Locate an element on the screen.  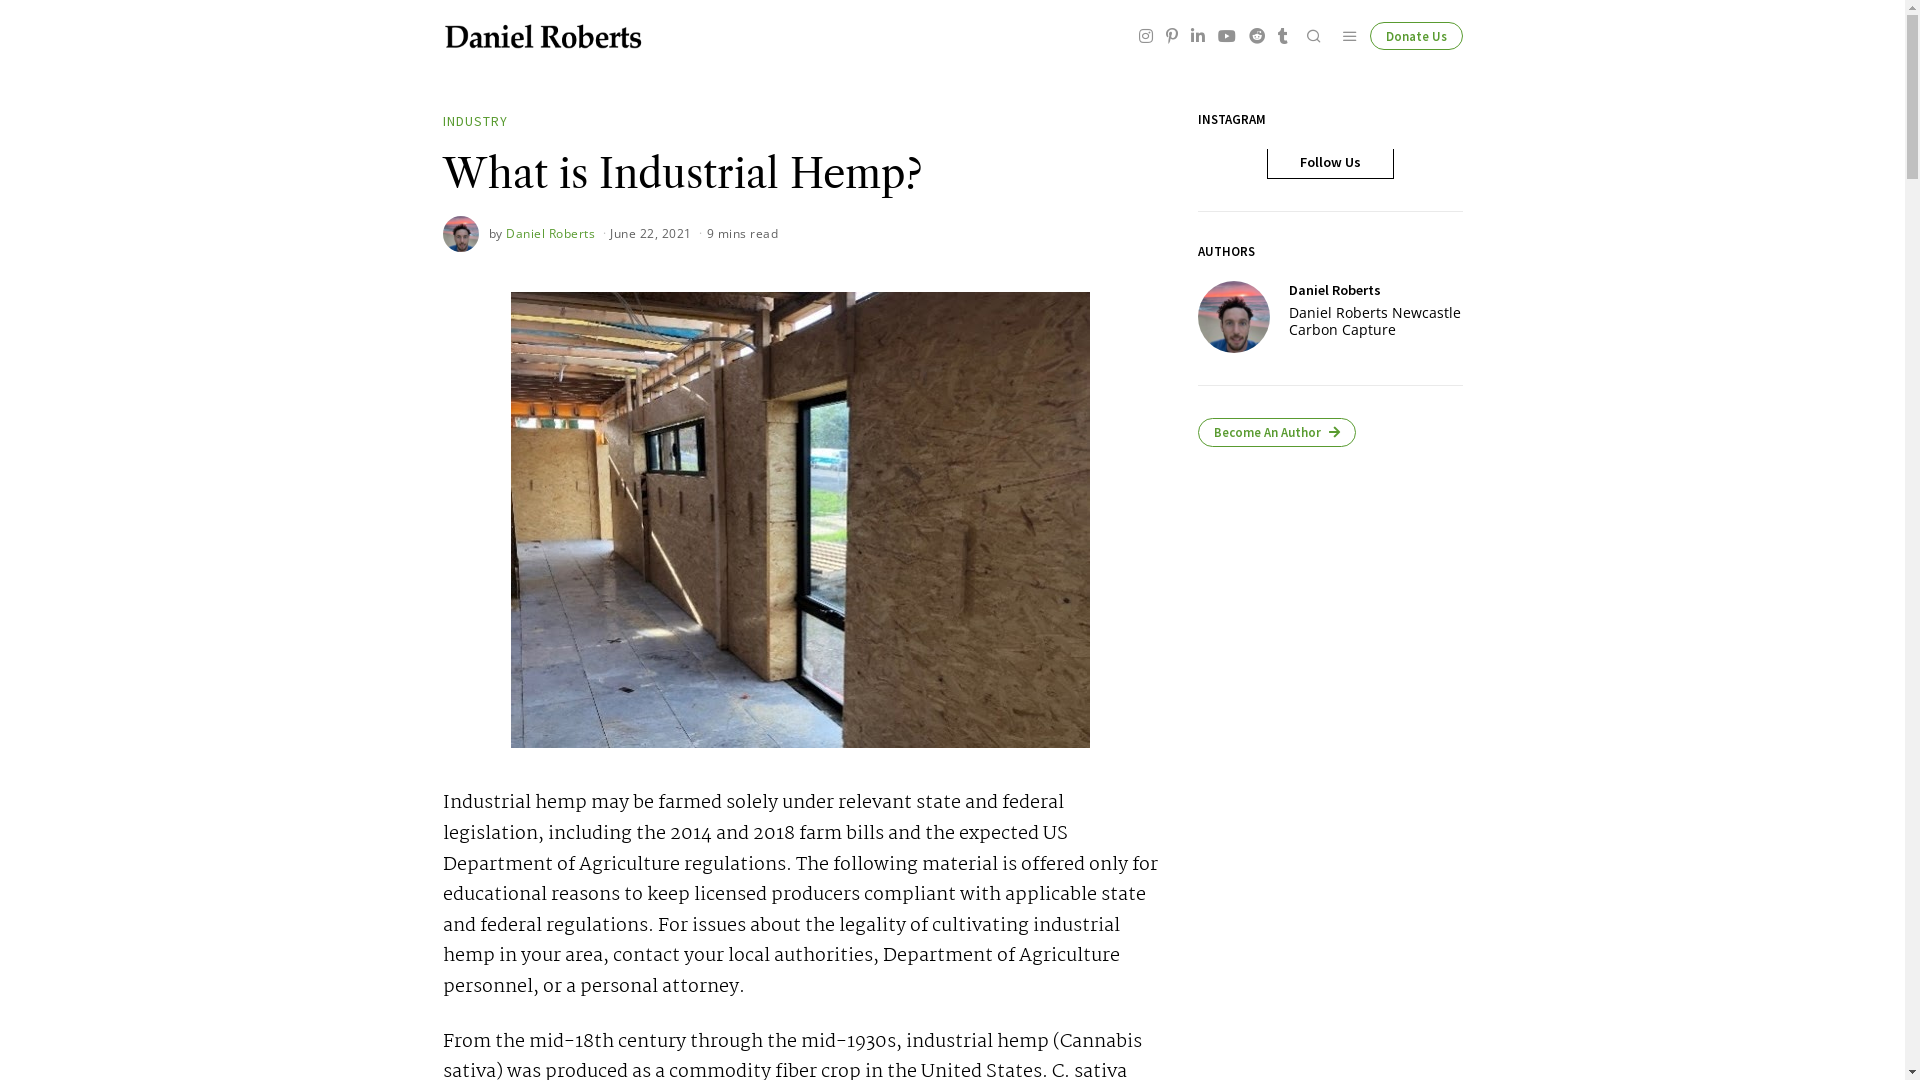
'Pinterest' is located at coordinates (1171, 35).